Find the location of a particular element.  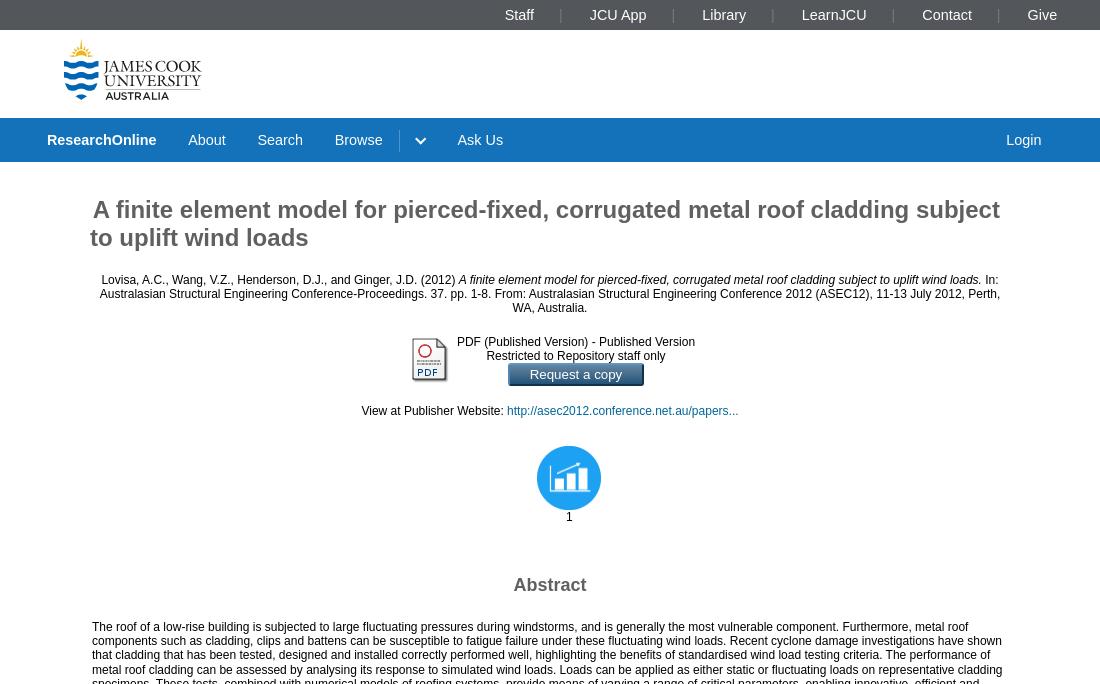

'1' is located at coordinates (568, 515).